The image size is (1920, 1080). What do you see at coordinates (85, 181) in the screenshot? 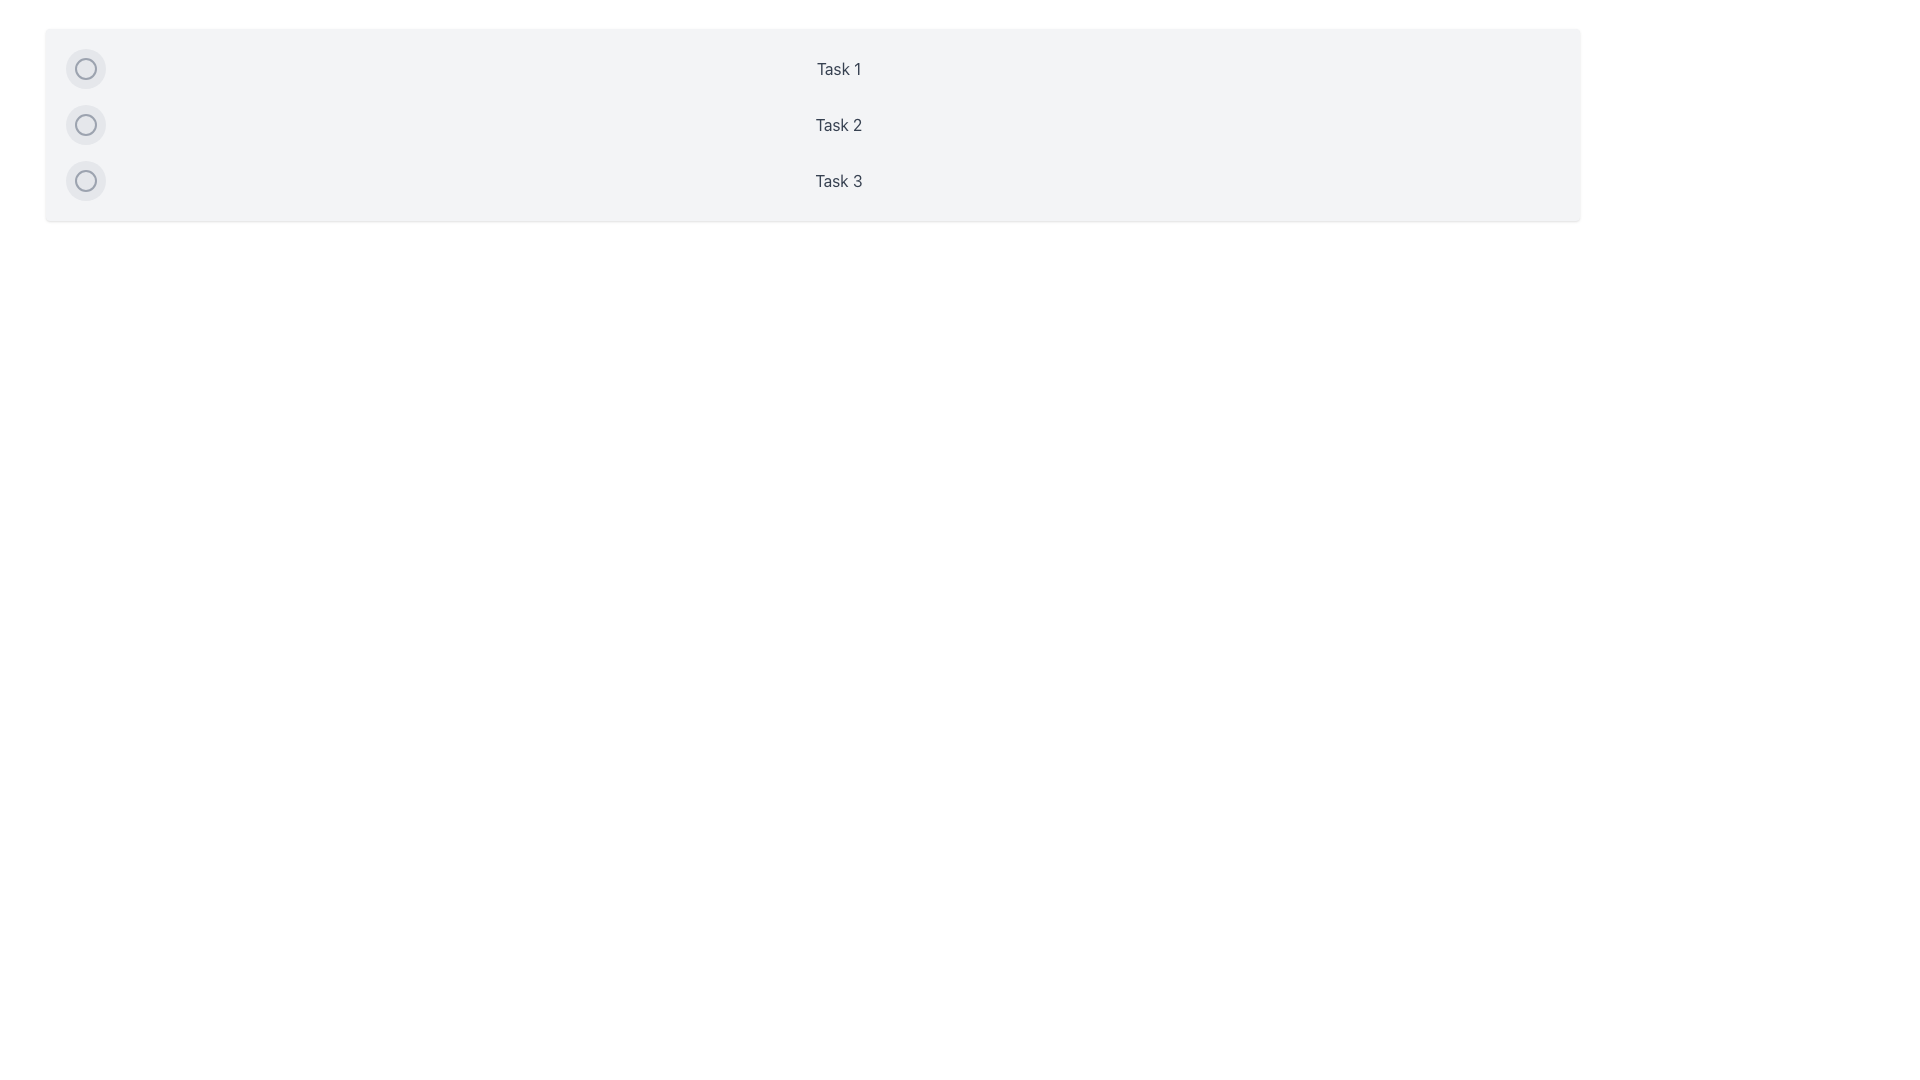
I see `the status of the Circle graphic indicating the status or category for 'Task 3', which is the third circle in a vertically aligned set of icons` at bounding box center [85, 181].